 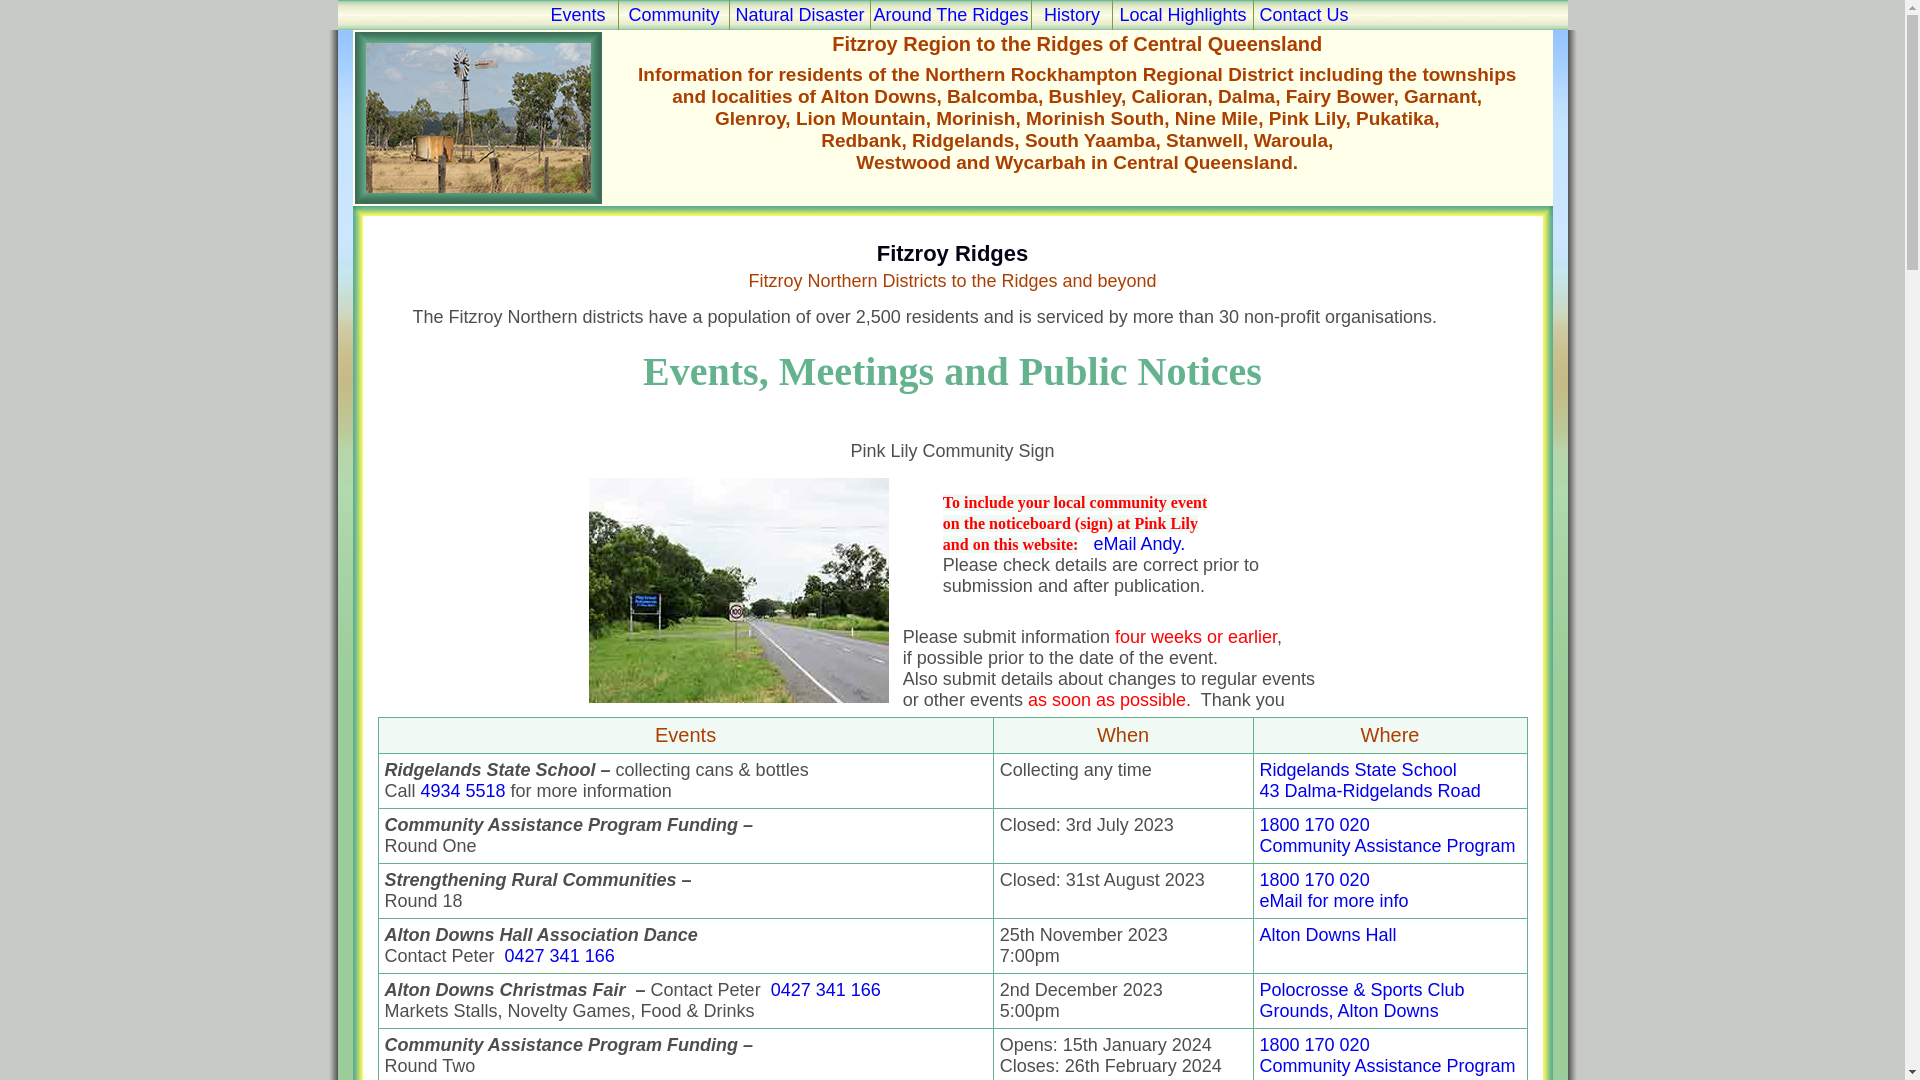 What do you see at coordinates (1182, 15) in the screenshot?
I see `'Local Highlights'` at bounding box center [1182, 15].